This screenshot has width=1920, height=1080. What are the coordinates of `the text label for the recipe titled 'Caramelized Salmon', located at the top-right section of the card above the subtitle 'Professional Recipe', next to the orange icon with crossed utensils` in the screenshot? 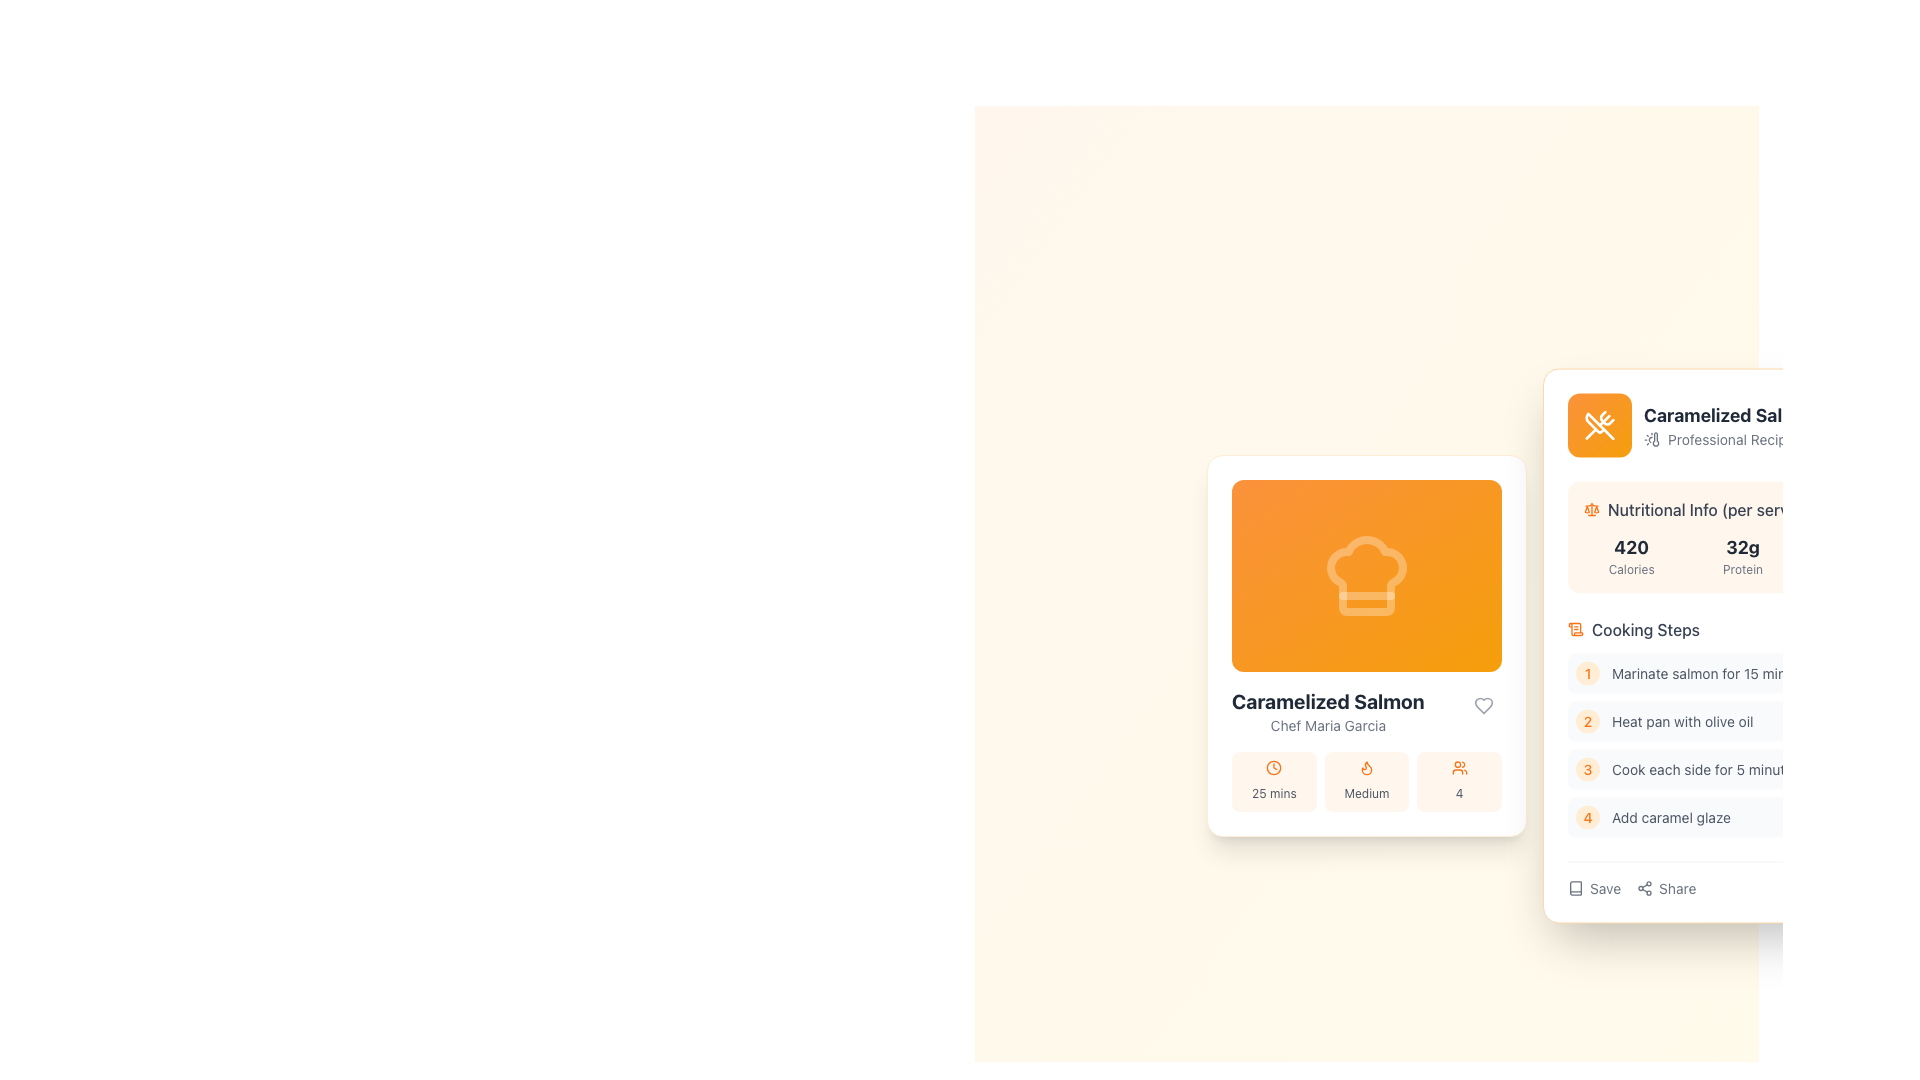 It's located at (1731, 414).